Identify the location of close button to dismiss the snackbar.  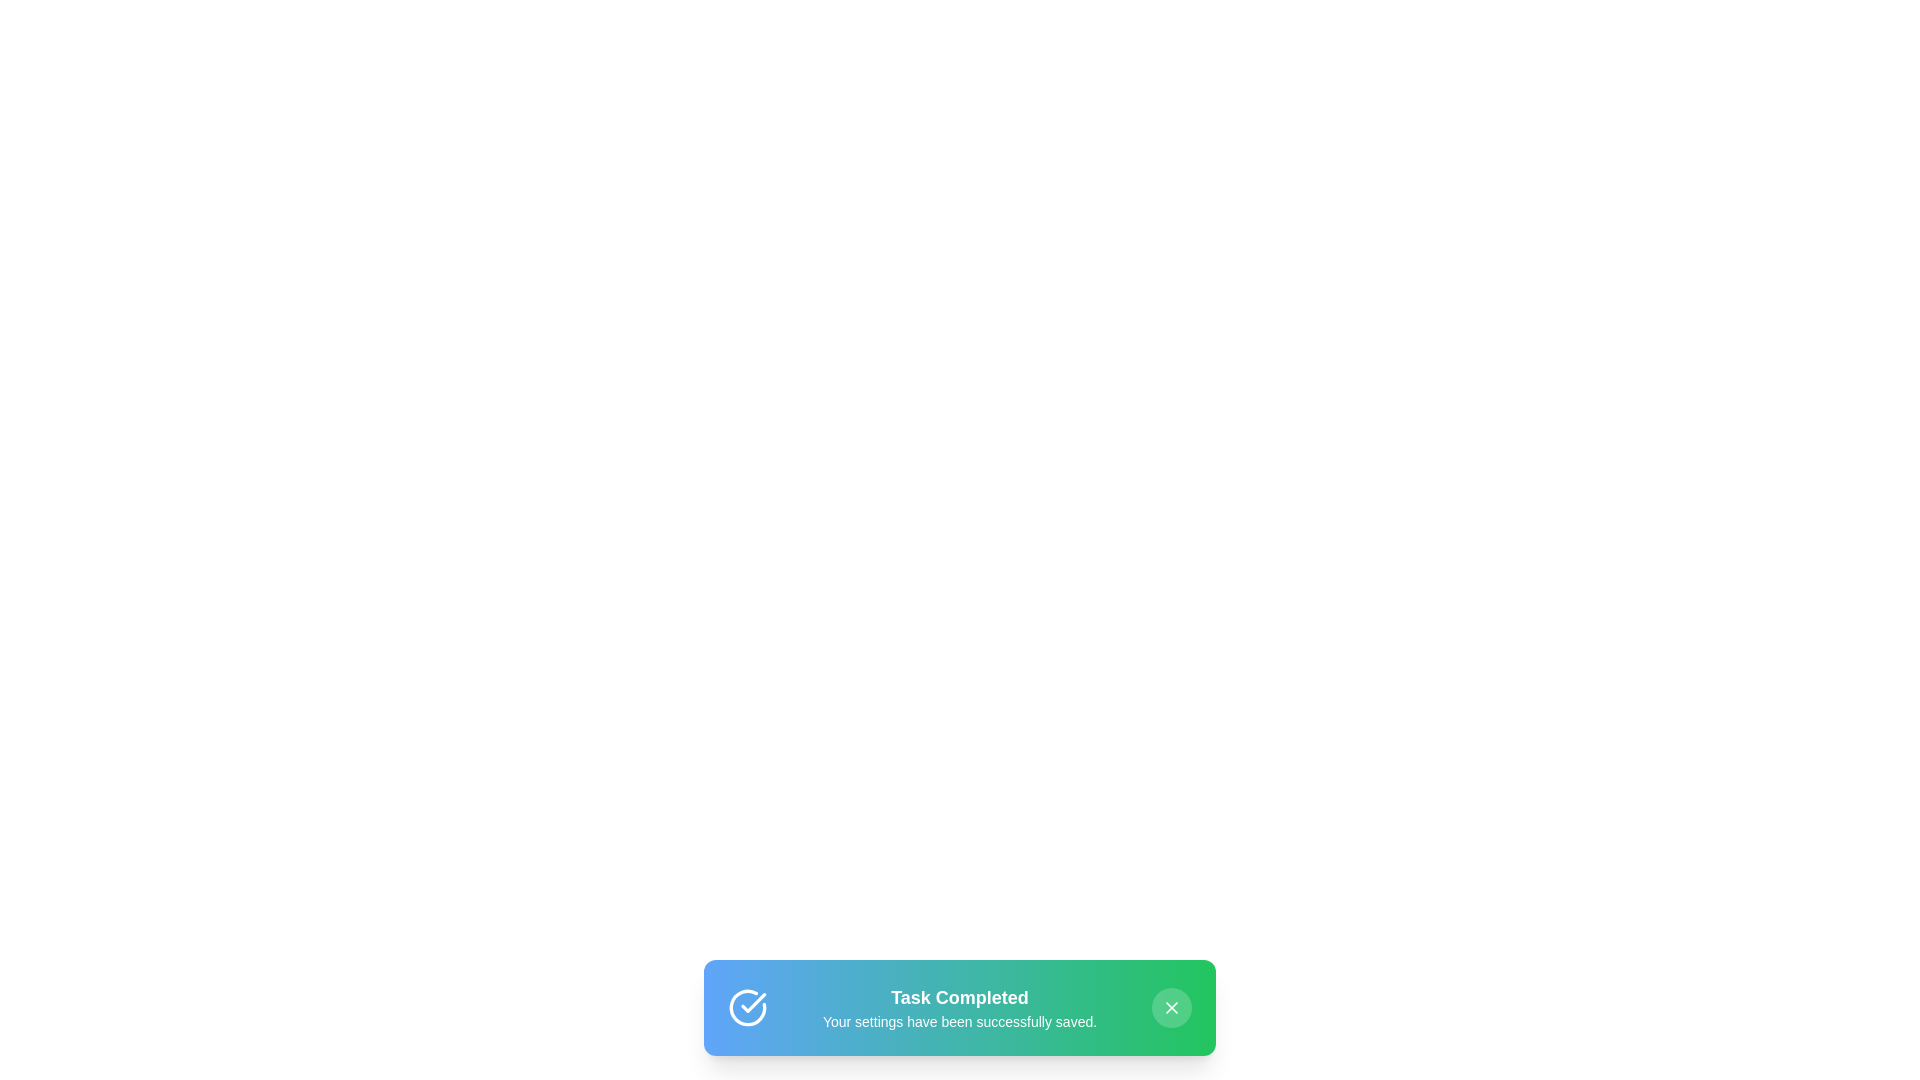
(1171, 1007).